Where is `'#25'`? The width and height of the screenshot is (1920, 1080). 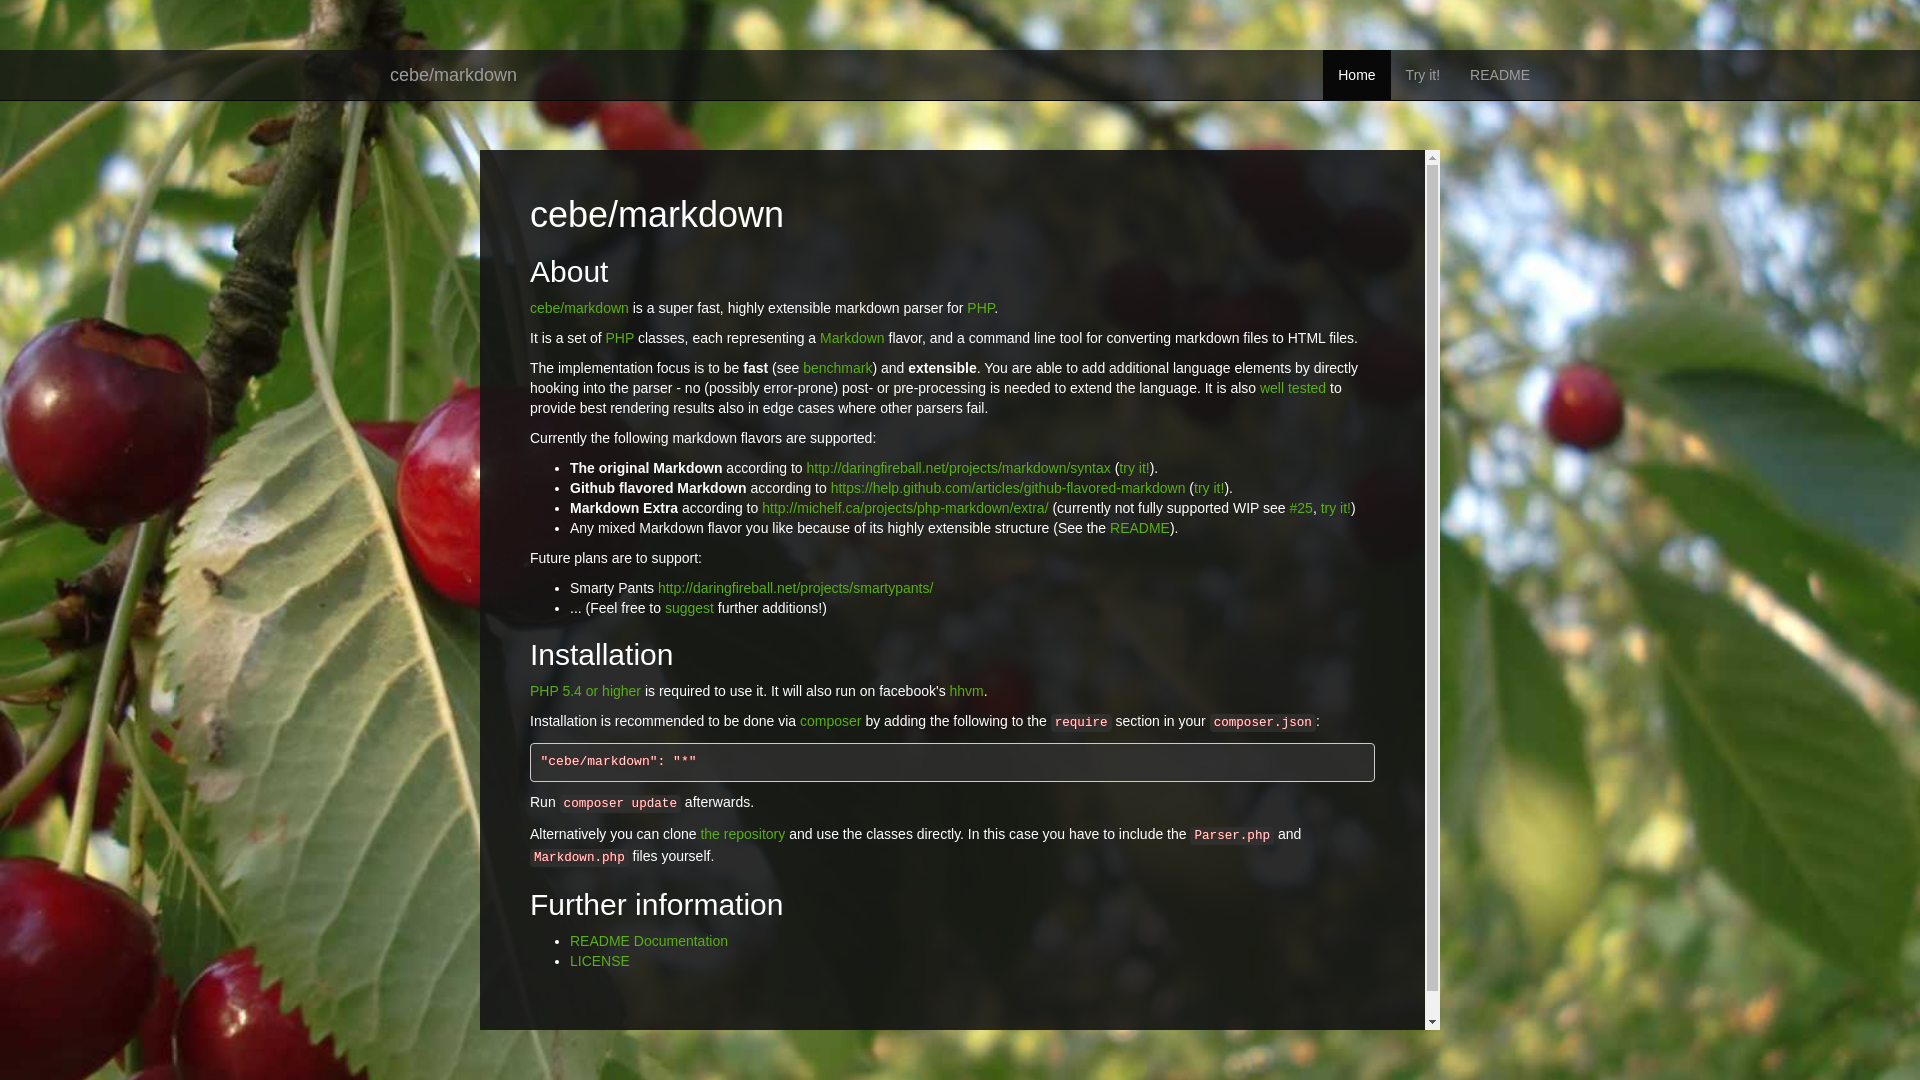 '#25' is located at coordinates (1301, 507).